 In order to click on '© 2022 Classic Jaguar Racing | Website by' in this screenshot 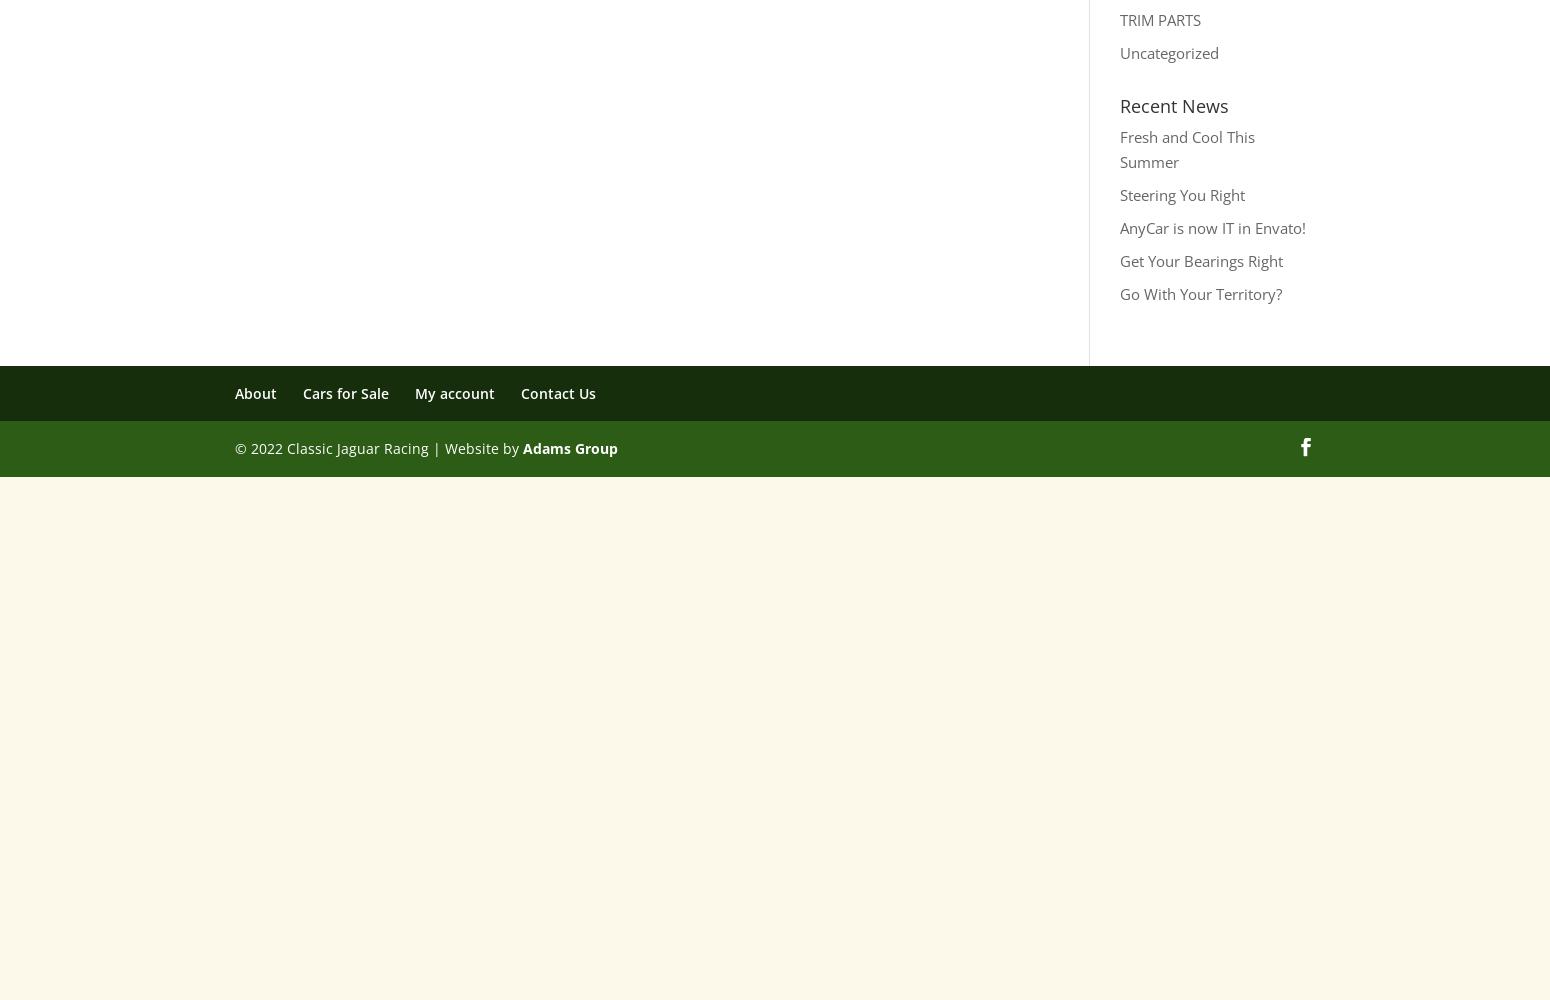, I will do `click(377, 447)`.